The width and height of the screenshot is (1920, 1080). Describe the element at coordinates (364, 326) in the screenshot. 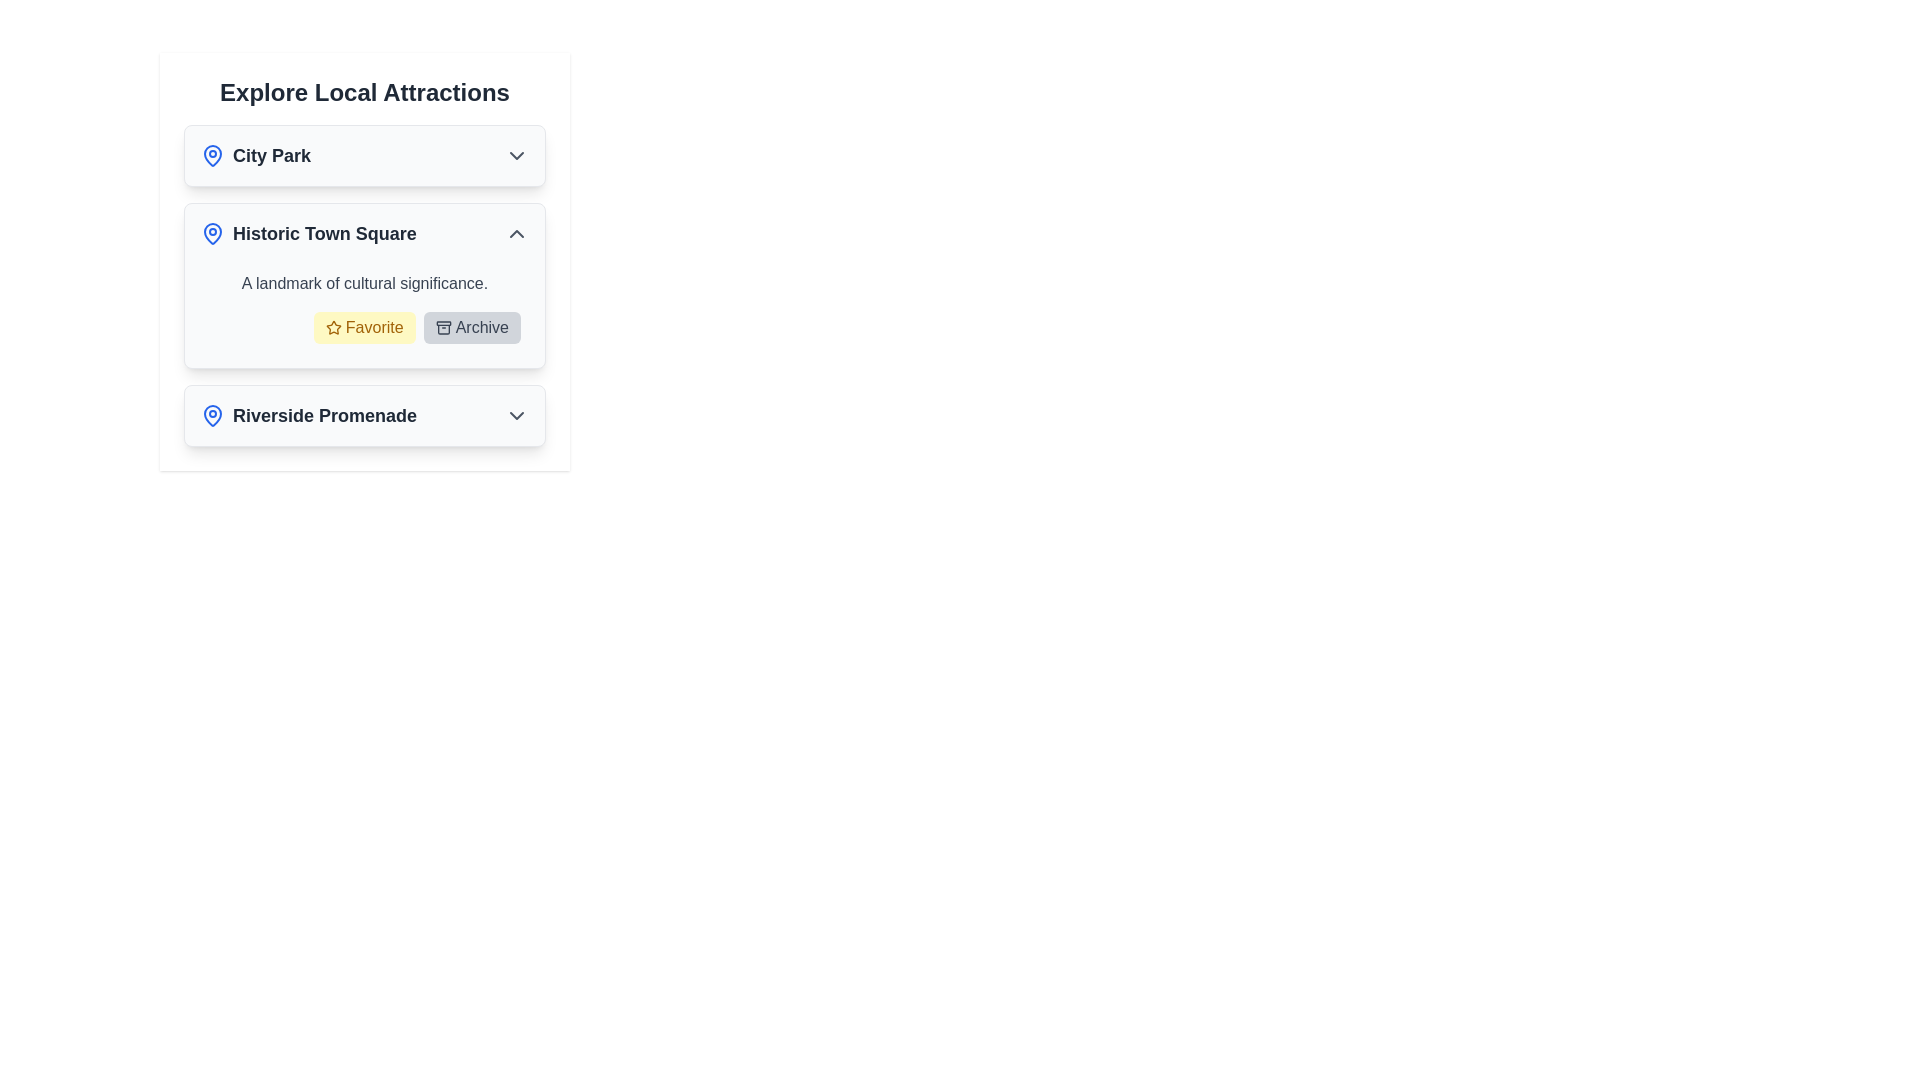

I see `the 'Favorite' button, which has a yellow background and a star icon, located under the 'Explore Local Attractions' section next to the 'Archive' button` at that location.